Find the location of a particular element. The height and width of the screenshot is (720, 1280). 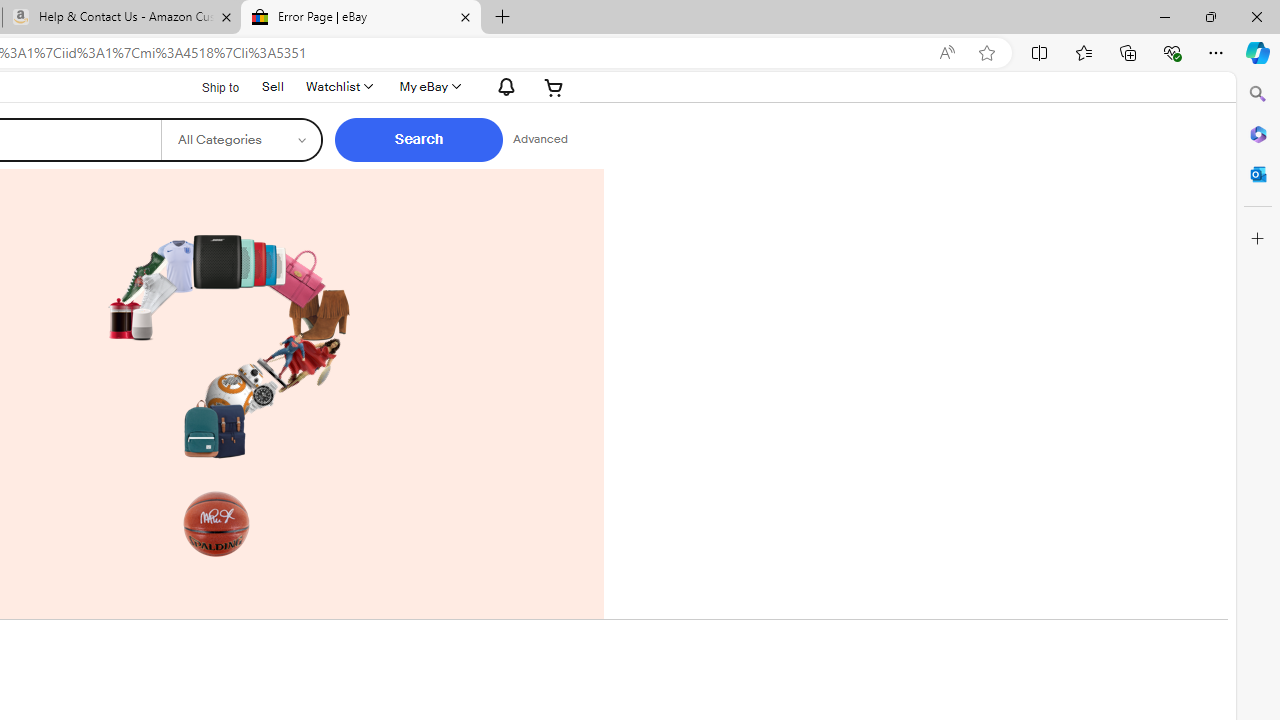

'Advanced Search' is located at coordinates (540, 139).